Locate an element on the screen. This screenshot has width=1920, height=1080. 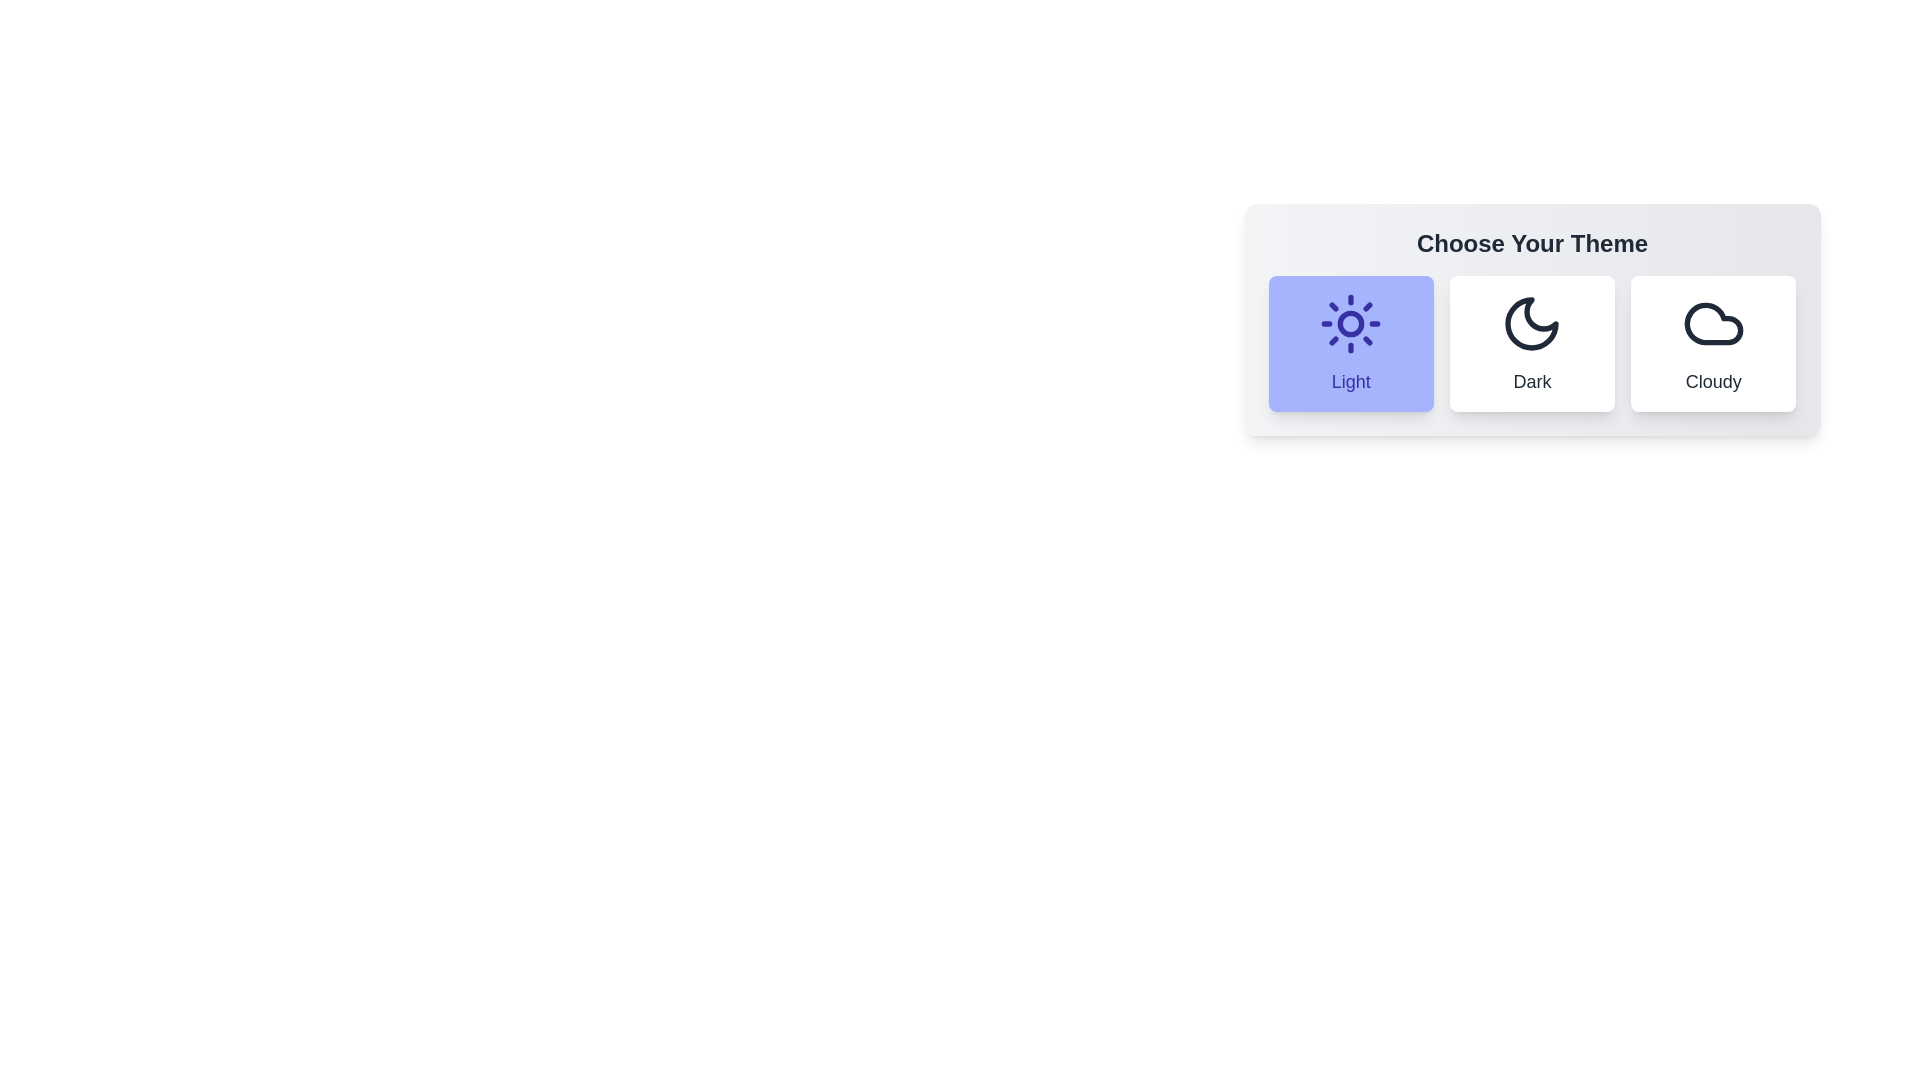
text label displaying 'Cloudy' styled in gray, located in the third icon group of weather-themed options is located at coordinates (1712, 381).